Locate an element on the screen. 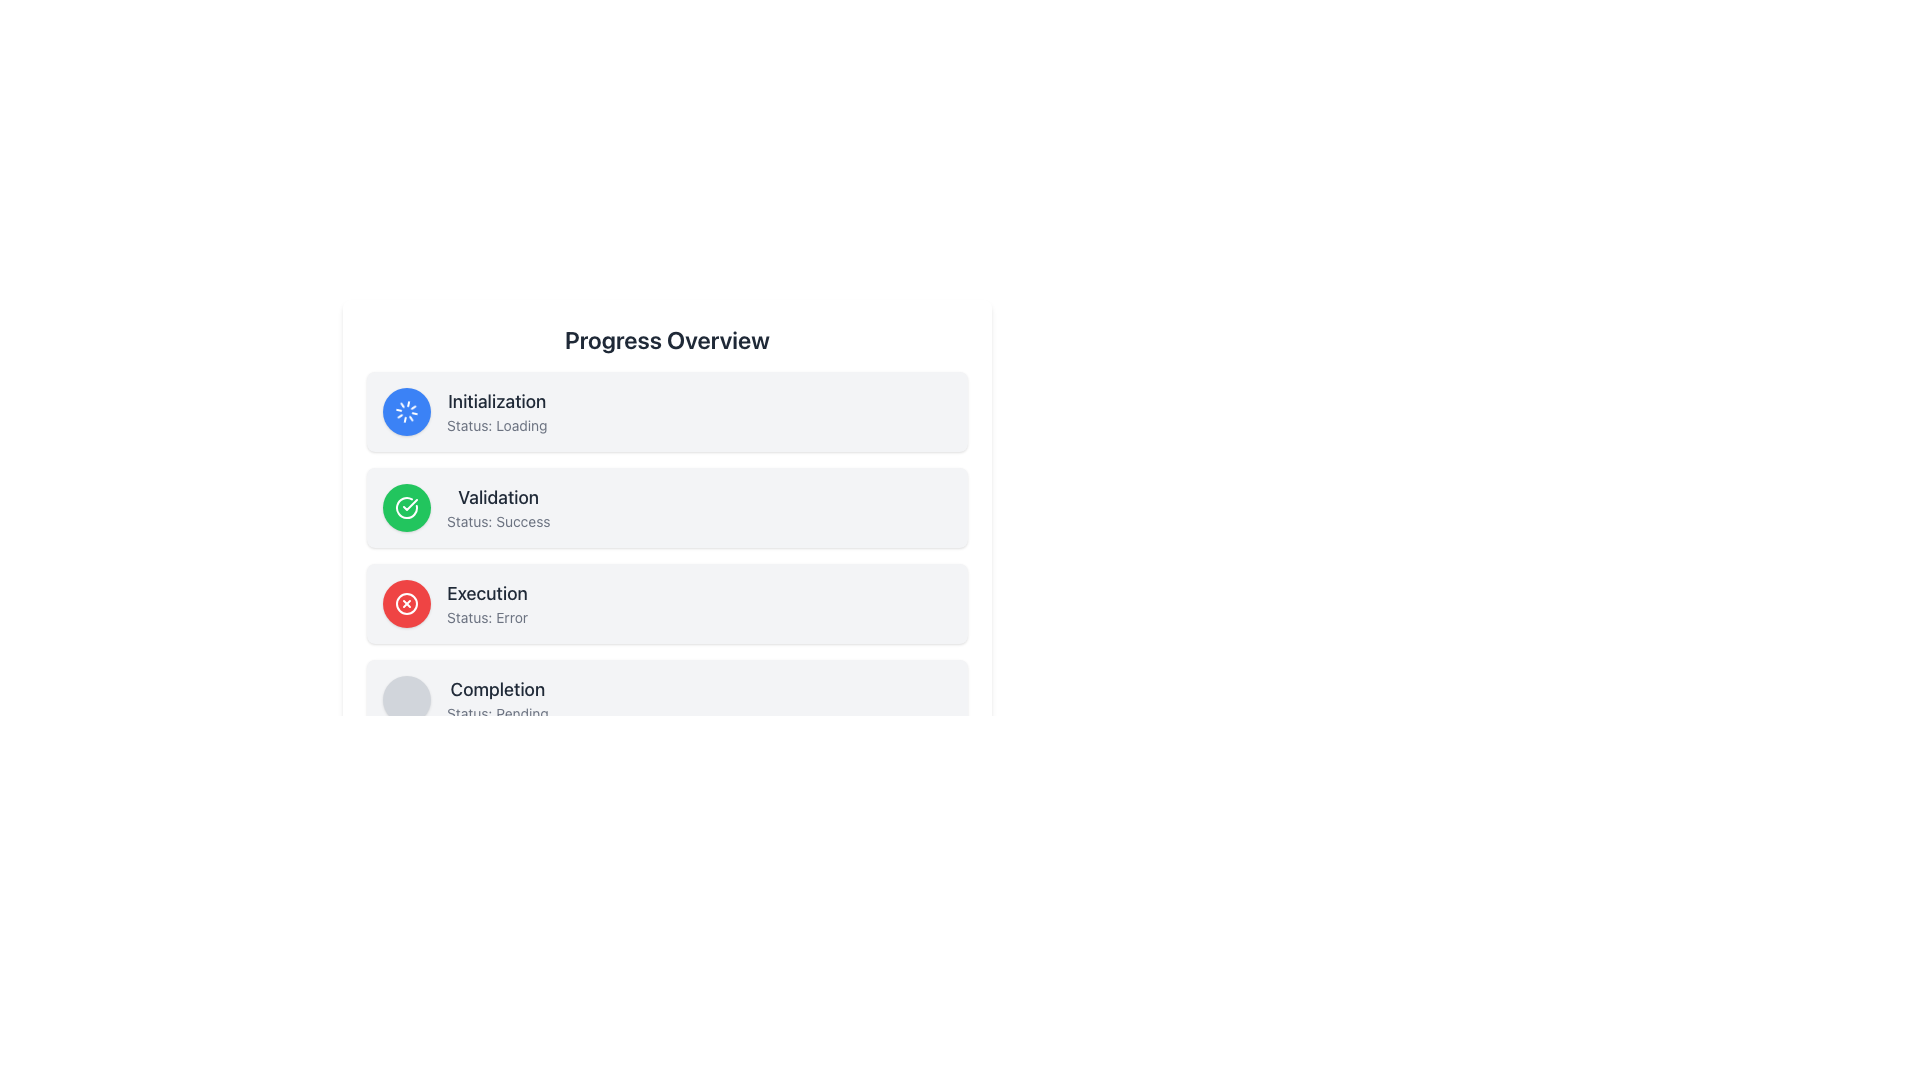  the checkmark vector graphic inside the green circle indicating successful validation in the 'Progress Overview' section is located at coordinates (409, 504).